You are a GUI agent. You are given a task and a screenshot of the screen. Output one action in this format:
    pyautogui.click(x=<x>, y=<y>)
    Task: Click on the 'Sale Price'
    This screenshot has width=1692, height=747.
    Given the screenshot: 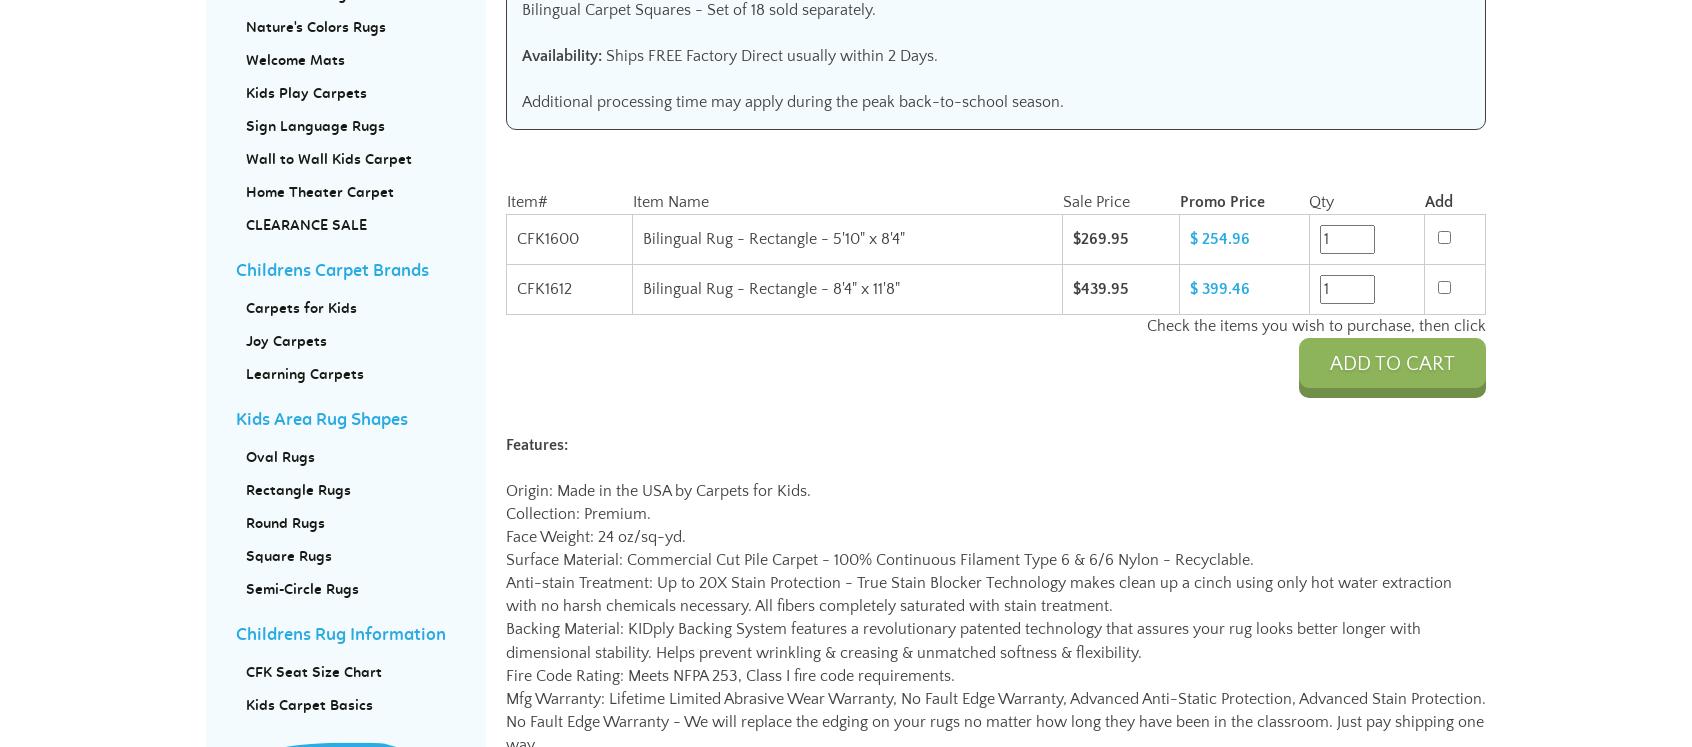 What is the action you would take?
    pyautogui.click(x=1062, y=201)
    